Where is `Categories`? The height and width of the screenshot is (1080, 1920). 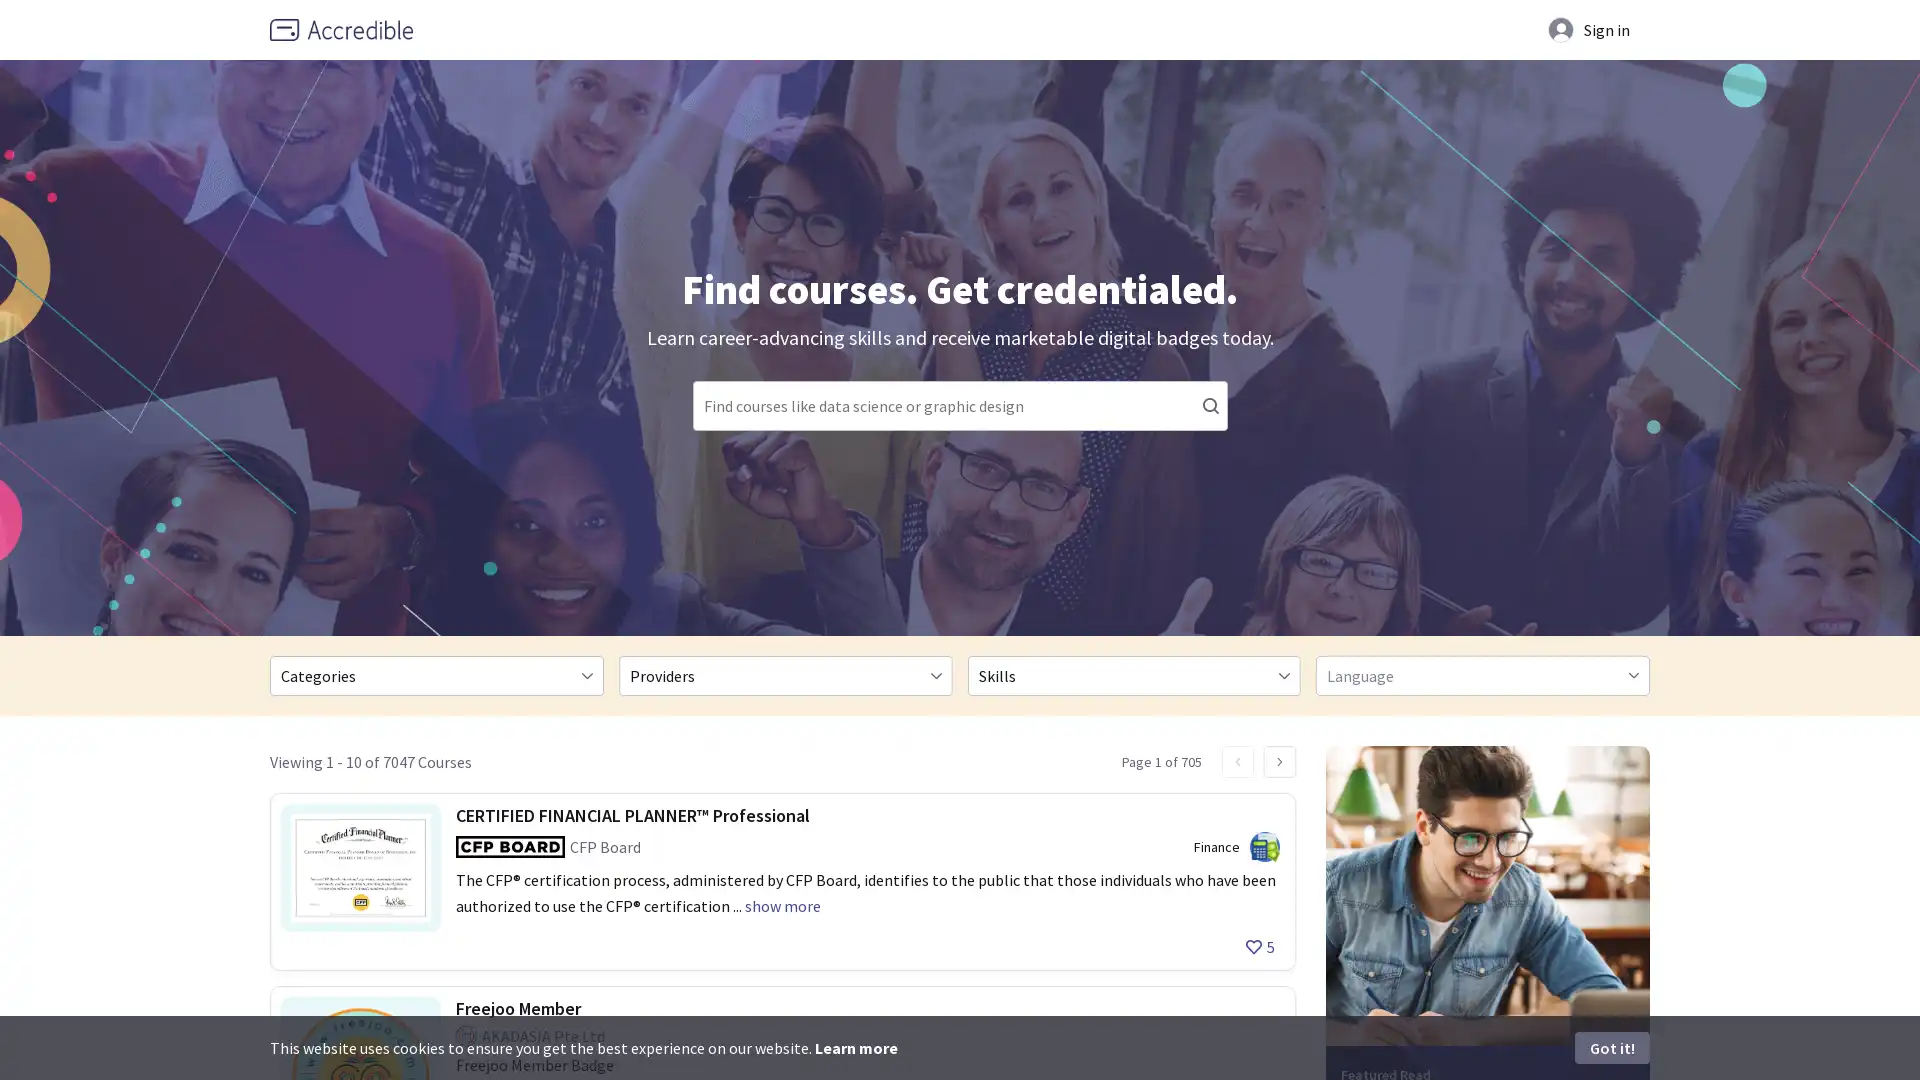
Categories is located at coordinates (435, 675).